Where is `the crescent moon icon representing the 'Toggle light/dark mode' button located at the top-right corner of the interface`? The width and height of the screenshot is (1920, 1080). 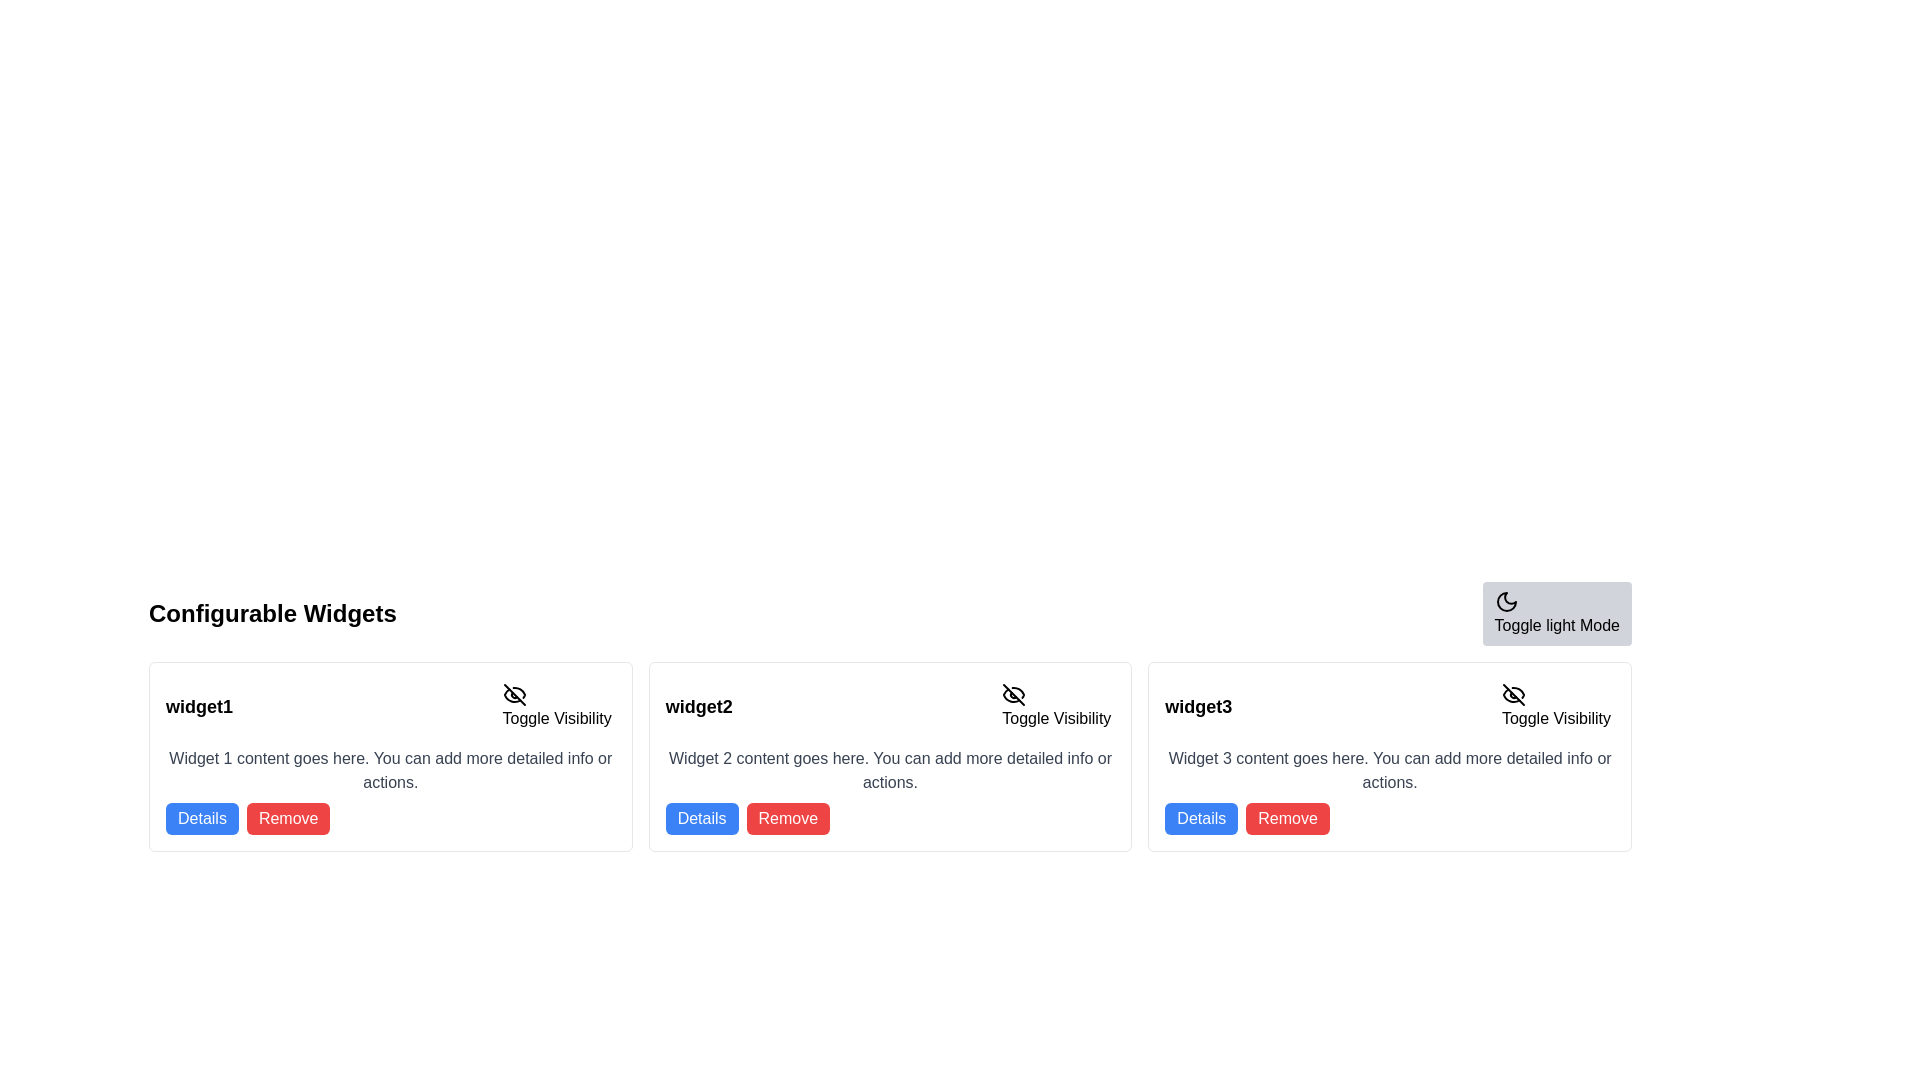 the crescent moon icon representing the 'Toggle light/dark mode' button located at the top-right corner of the interface is located at coordinates (1506, 600).